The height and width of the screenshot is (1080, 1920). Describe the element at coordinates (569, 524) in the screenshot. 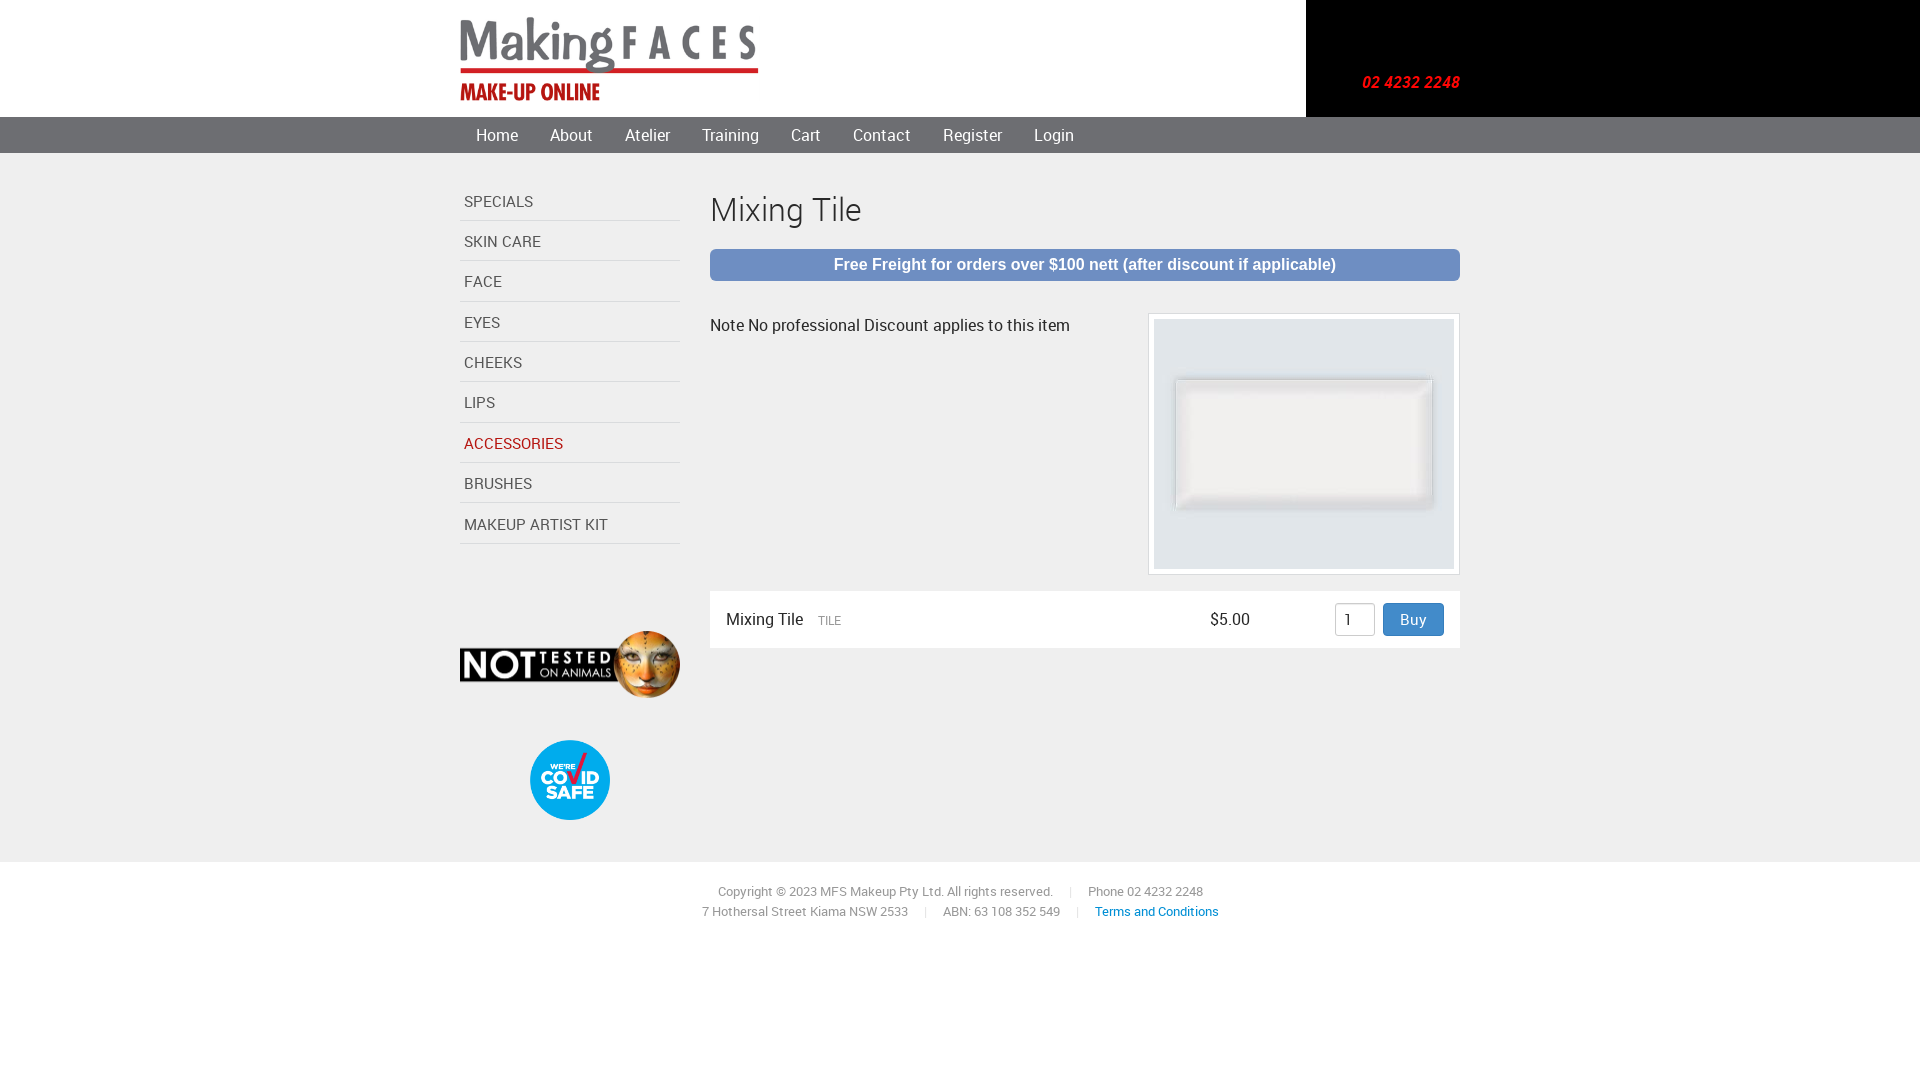

I see `'MAKEUP ARTIST KIT'` at that location.